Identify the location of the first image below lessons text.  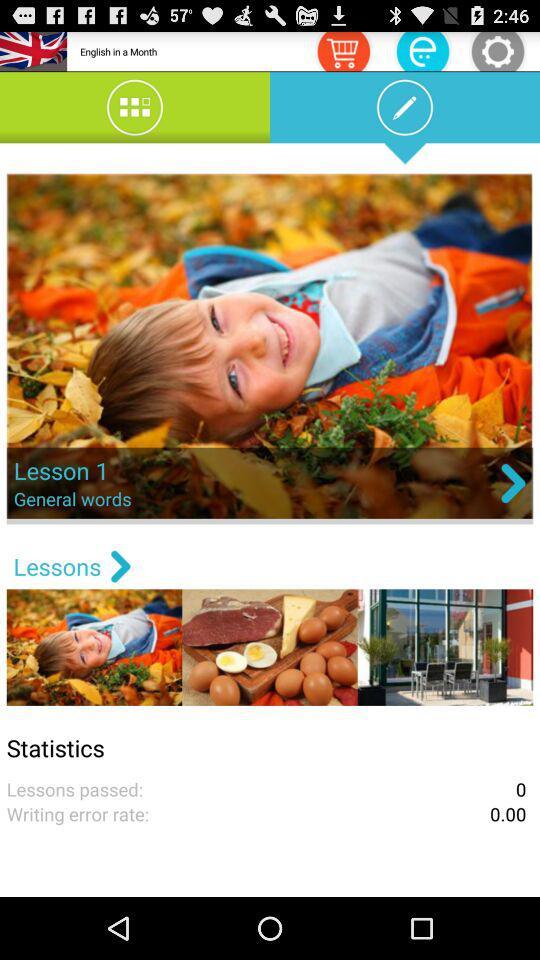
(93, 646).